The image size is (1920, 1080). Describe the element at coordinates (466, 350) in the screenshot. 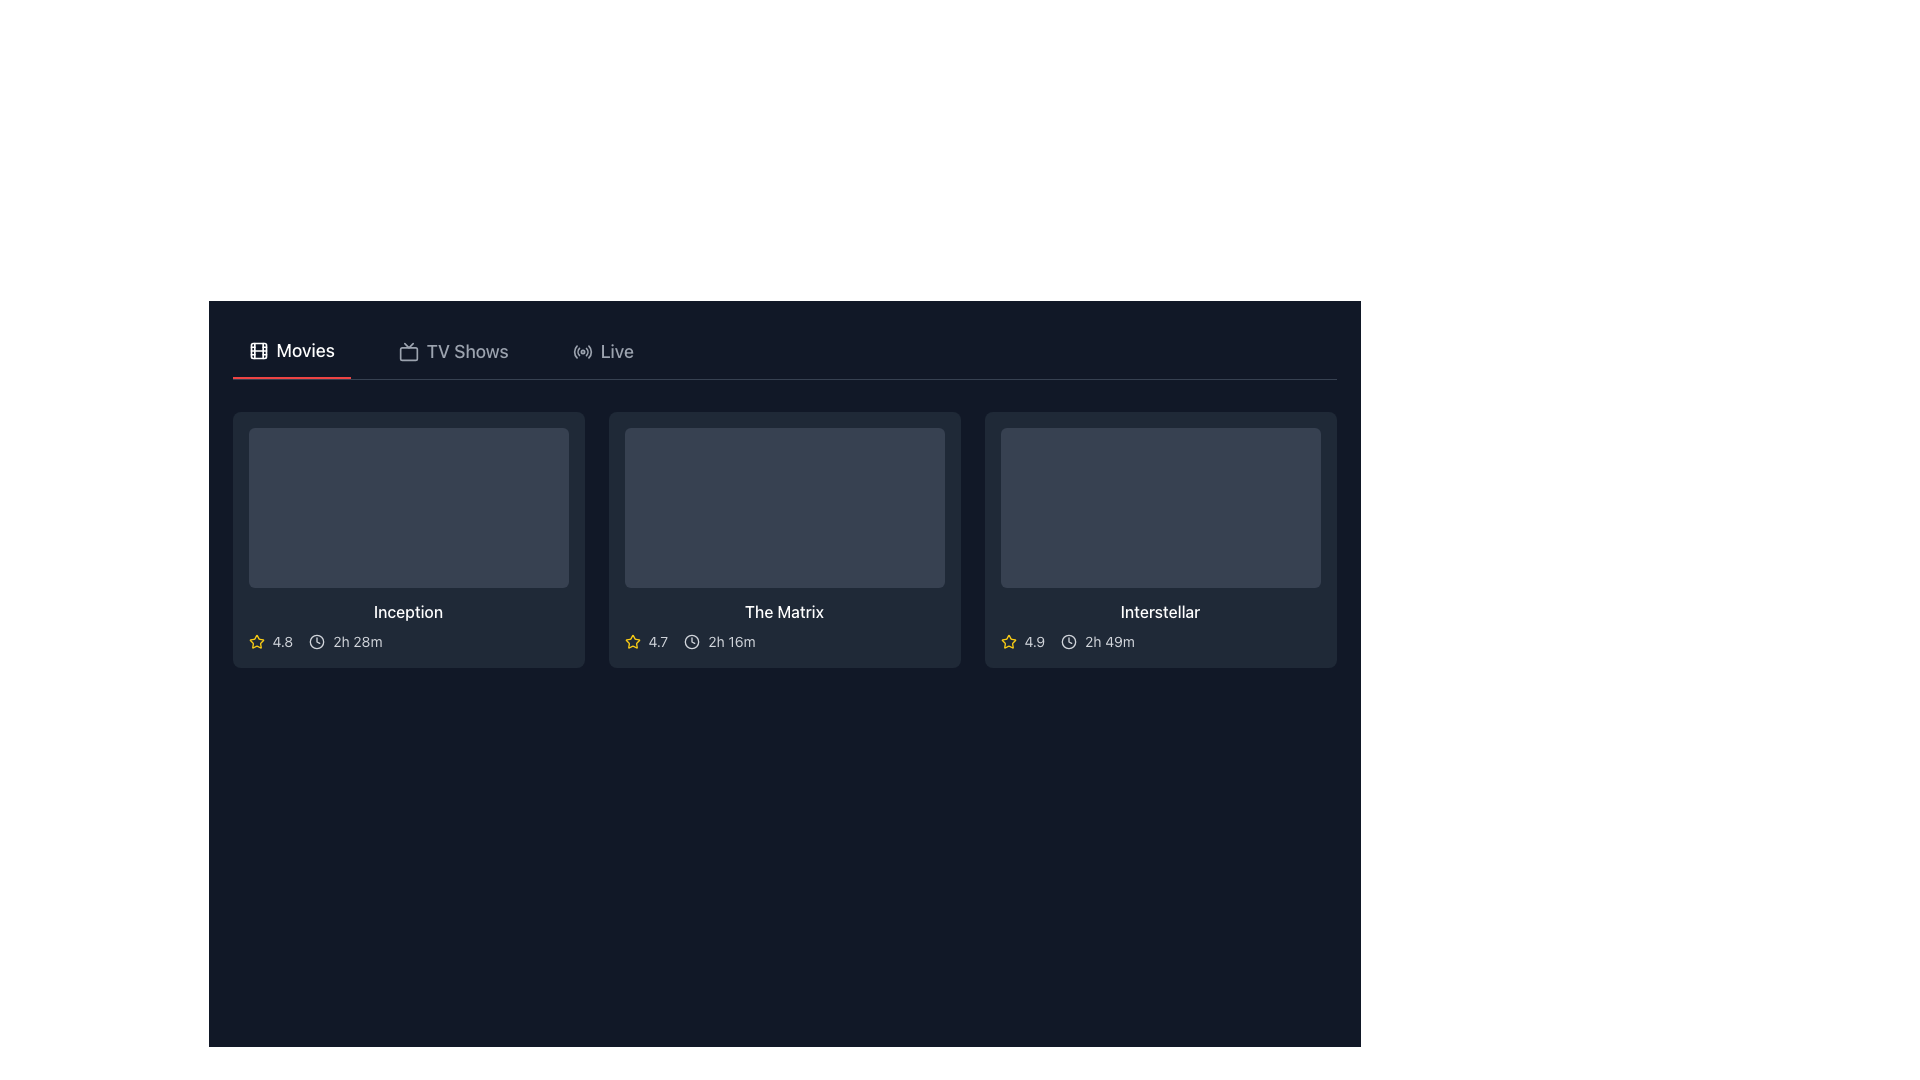

I see `the 'TV Shows' text label located` at that location.